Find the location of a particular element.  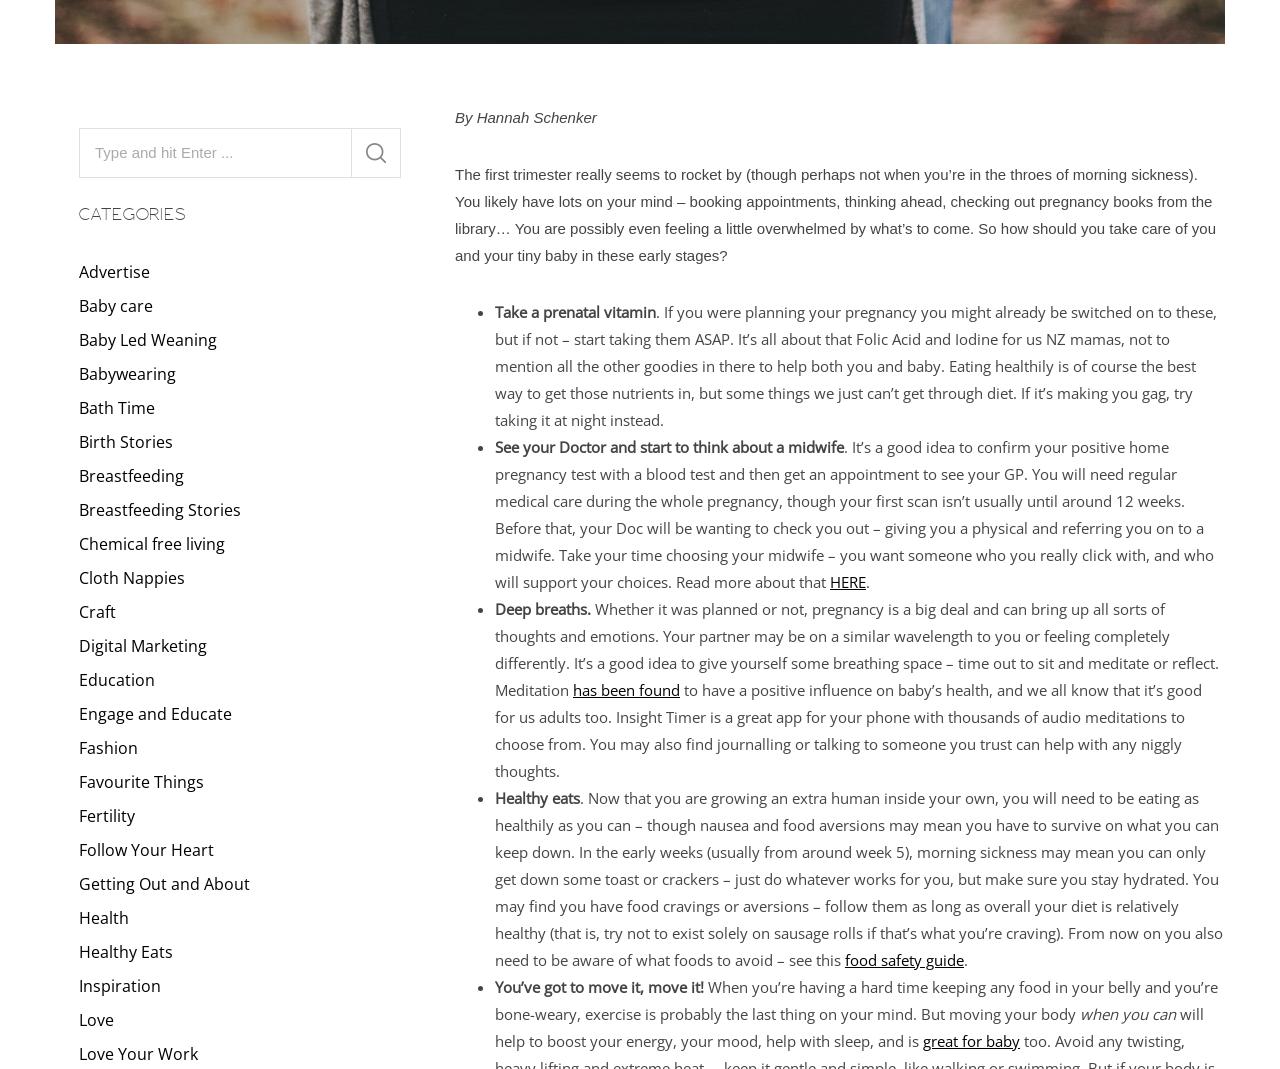

'Whether it was planned or not, pregnancy is a big deal and can bring up all sorts of thoughts and emotions. Your partner may be on a similar wavelength to you or feeling completely differently. It’s a good idea to give yourself some breathing space – time out to sit and meditate or reflect. Meditation' is located at coordinates (494, 647).